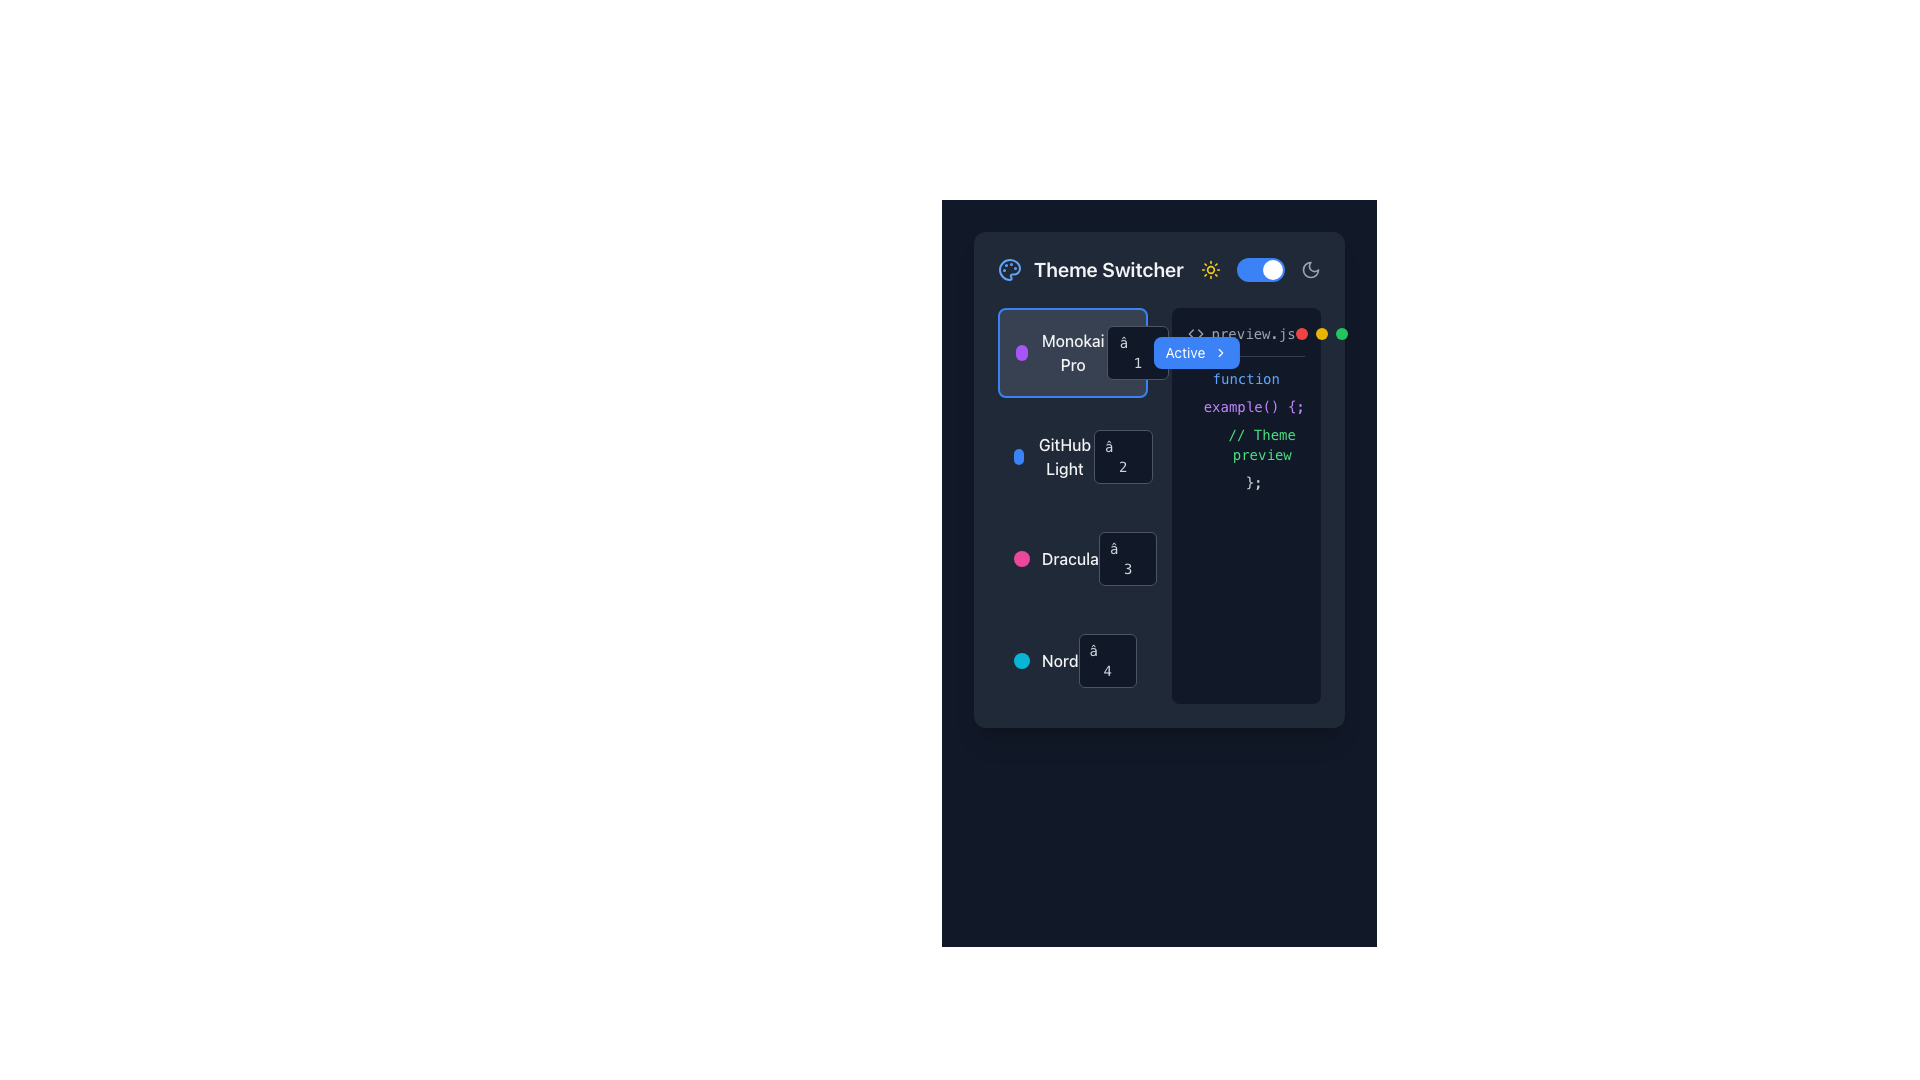  Describe the element at coordinates (1209, 270) in the screenshot. I see `the sun icon with a vibrant yellow fill, located in the header area of the theme switcher interface, positioned to the left of a toggle switch` at that location.